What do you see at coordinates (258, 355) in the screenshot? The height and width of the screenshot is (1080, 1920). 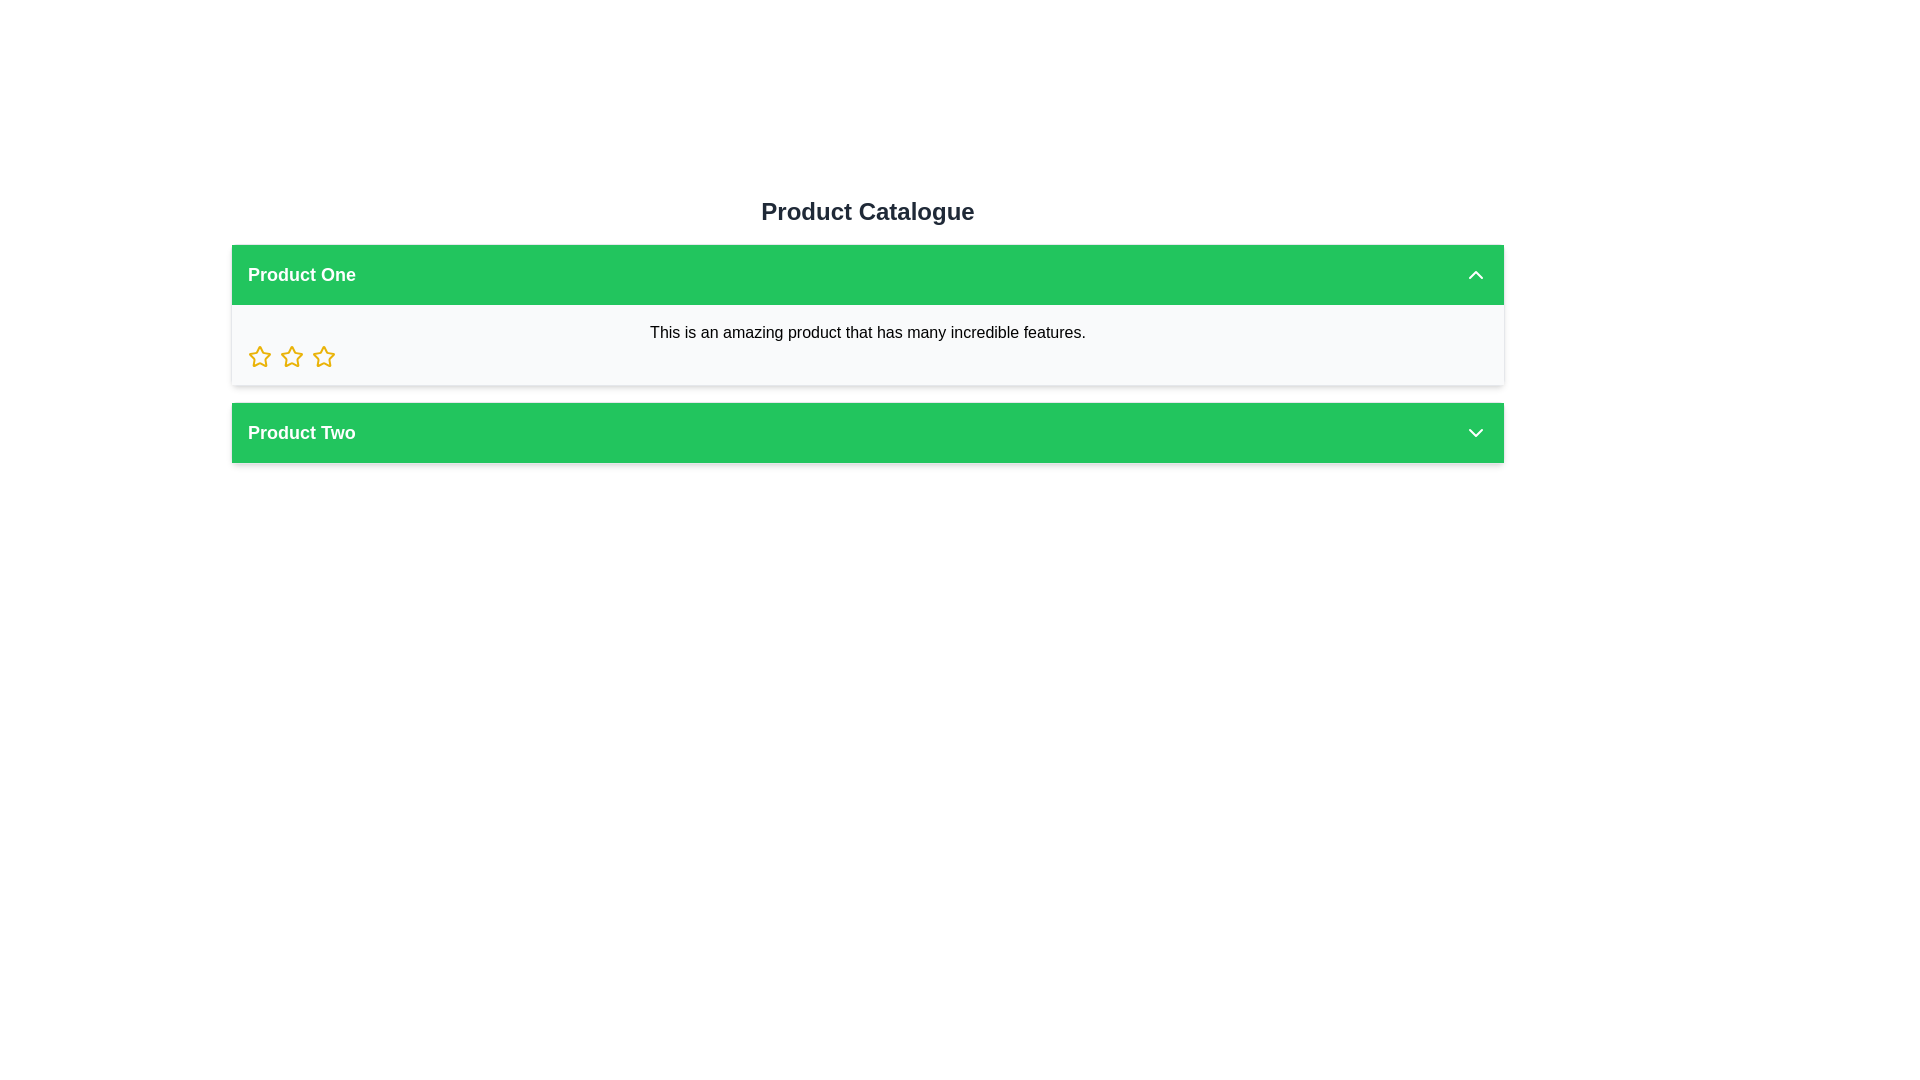 I see `the first star icon used for interactive ratings under the 'Product One' section` at bounding box center [258, 355].